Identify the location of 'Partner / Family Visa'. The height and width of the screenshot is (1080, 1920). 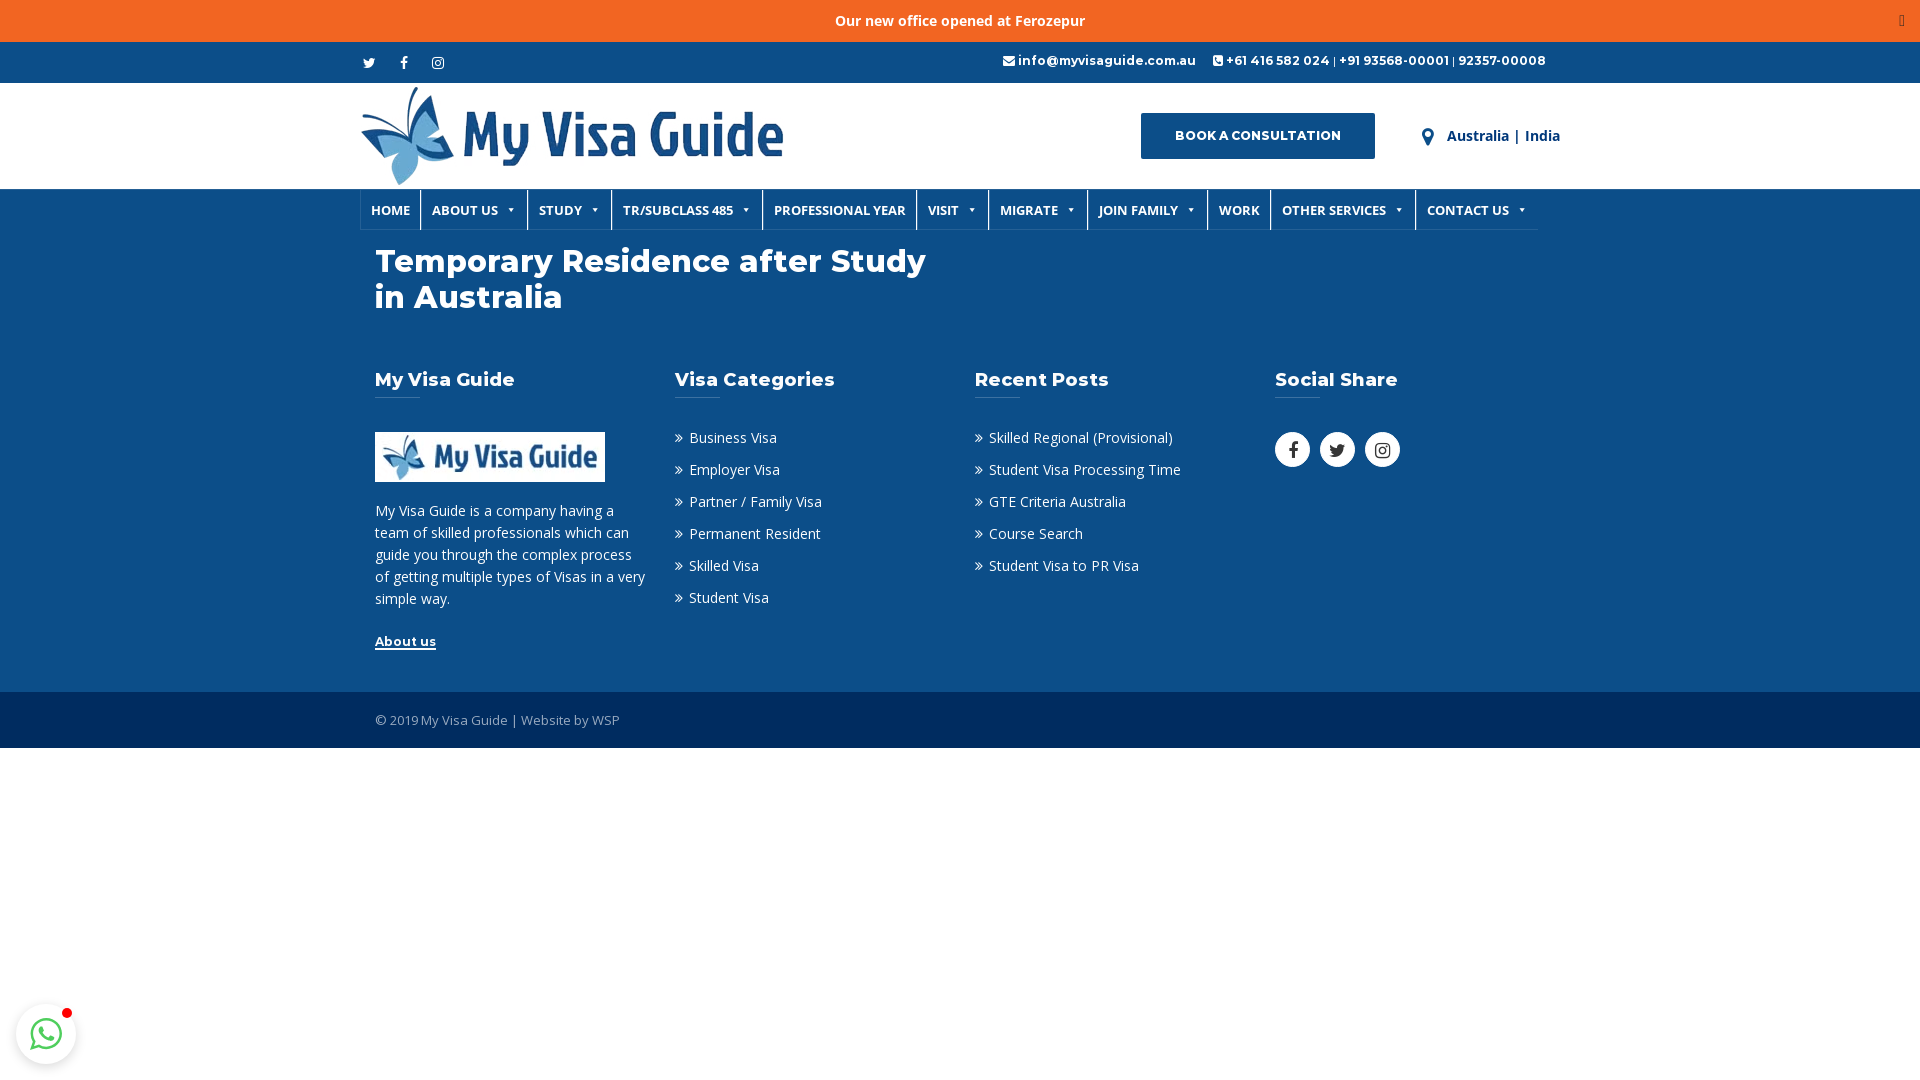
(747, 500).